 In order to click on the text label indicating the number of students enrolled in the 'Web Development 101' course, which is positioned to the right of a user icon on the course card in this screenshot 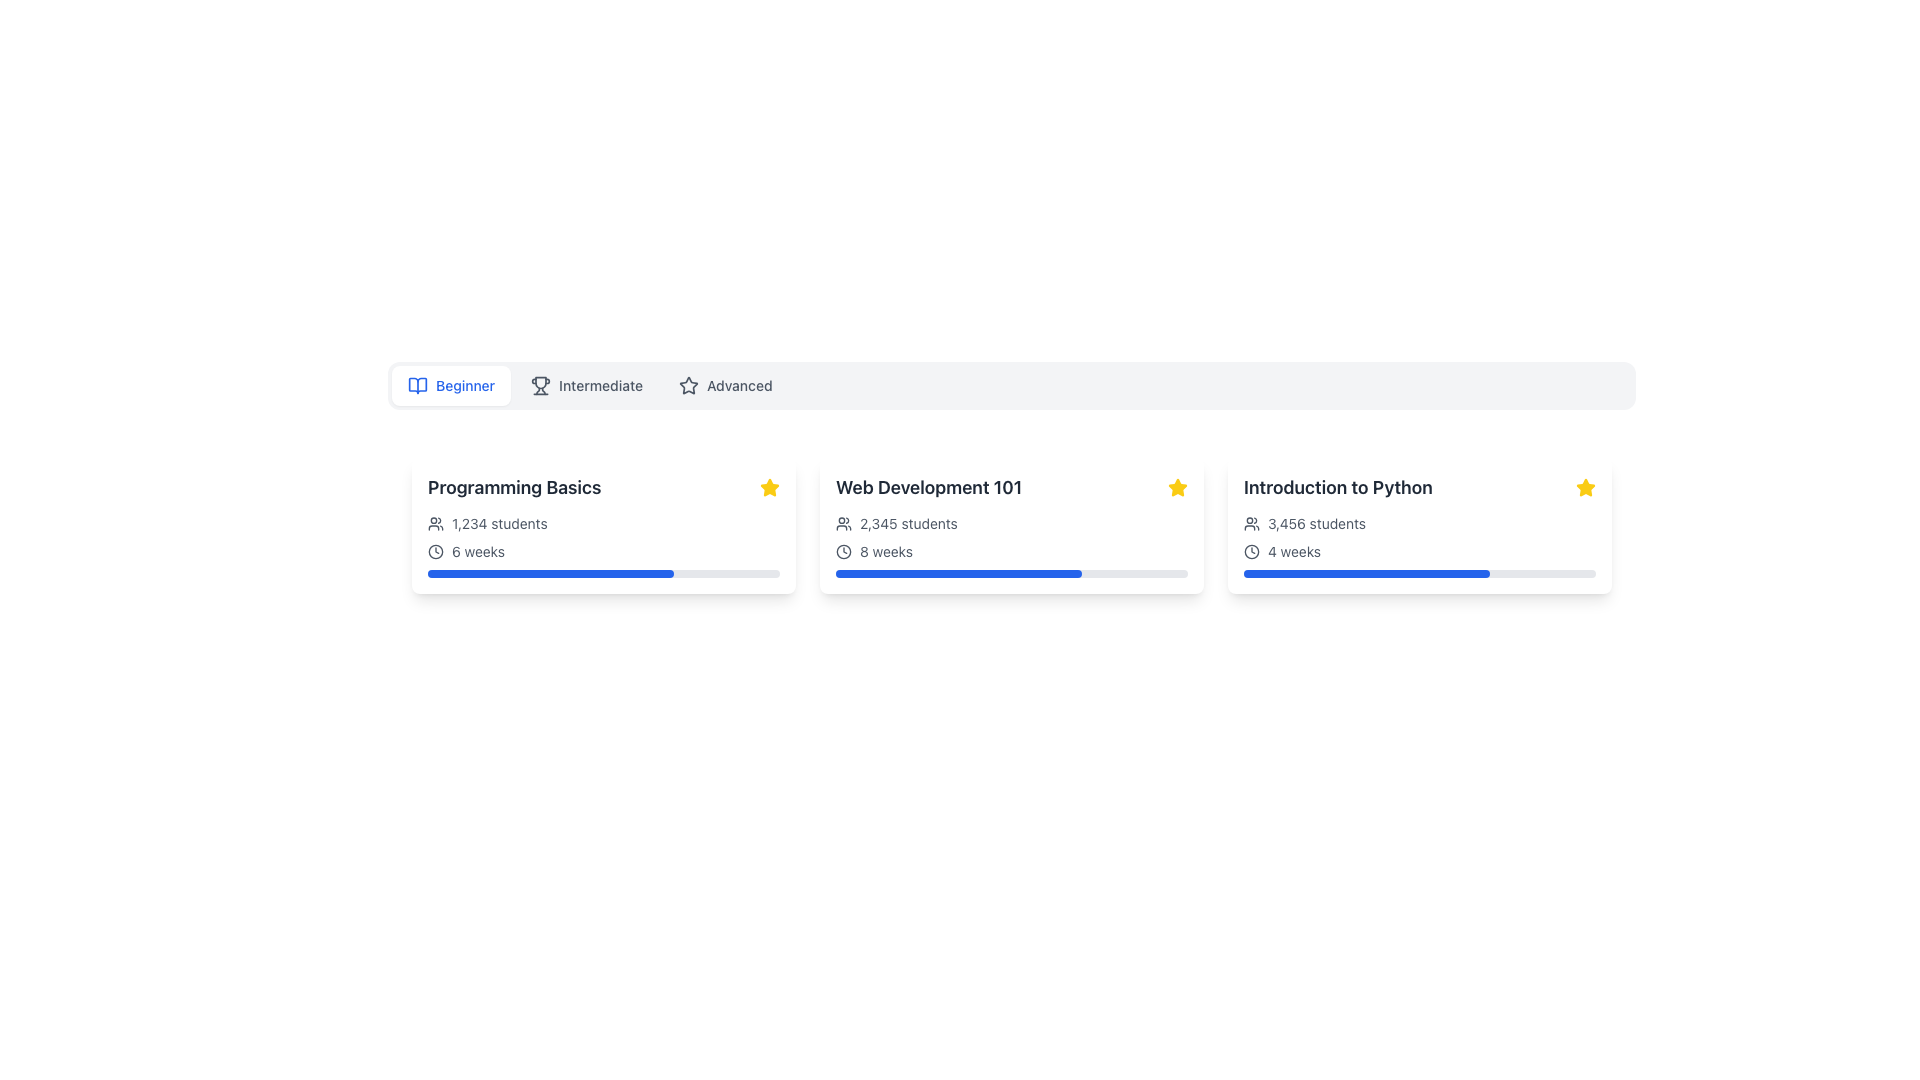, I will do `click(907, 523)`.